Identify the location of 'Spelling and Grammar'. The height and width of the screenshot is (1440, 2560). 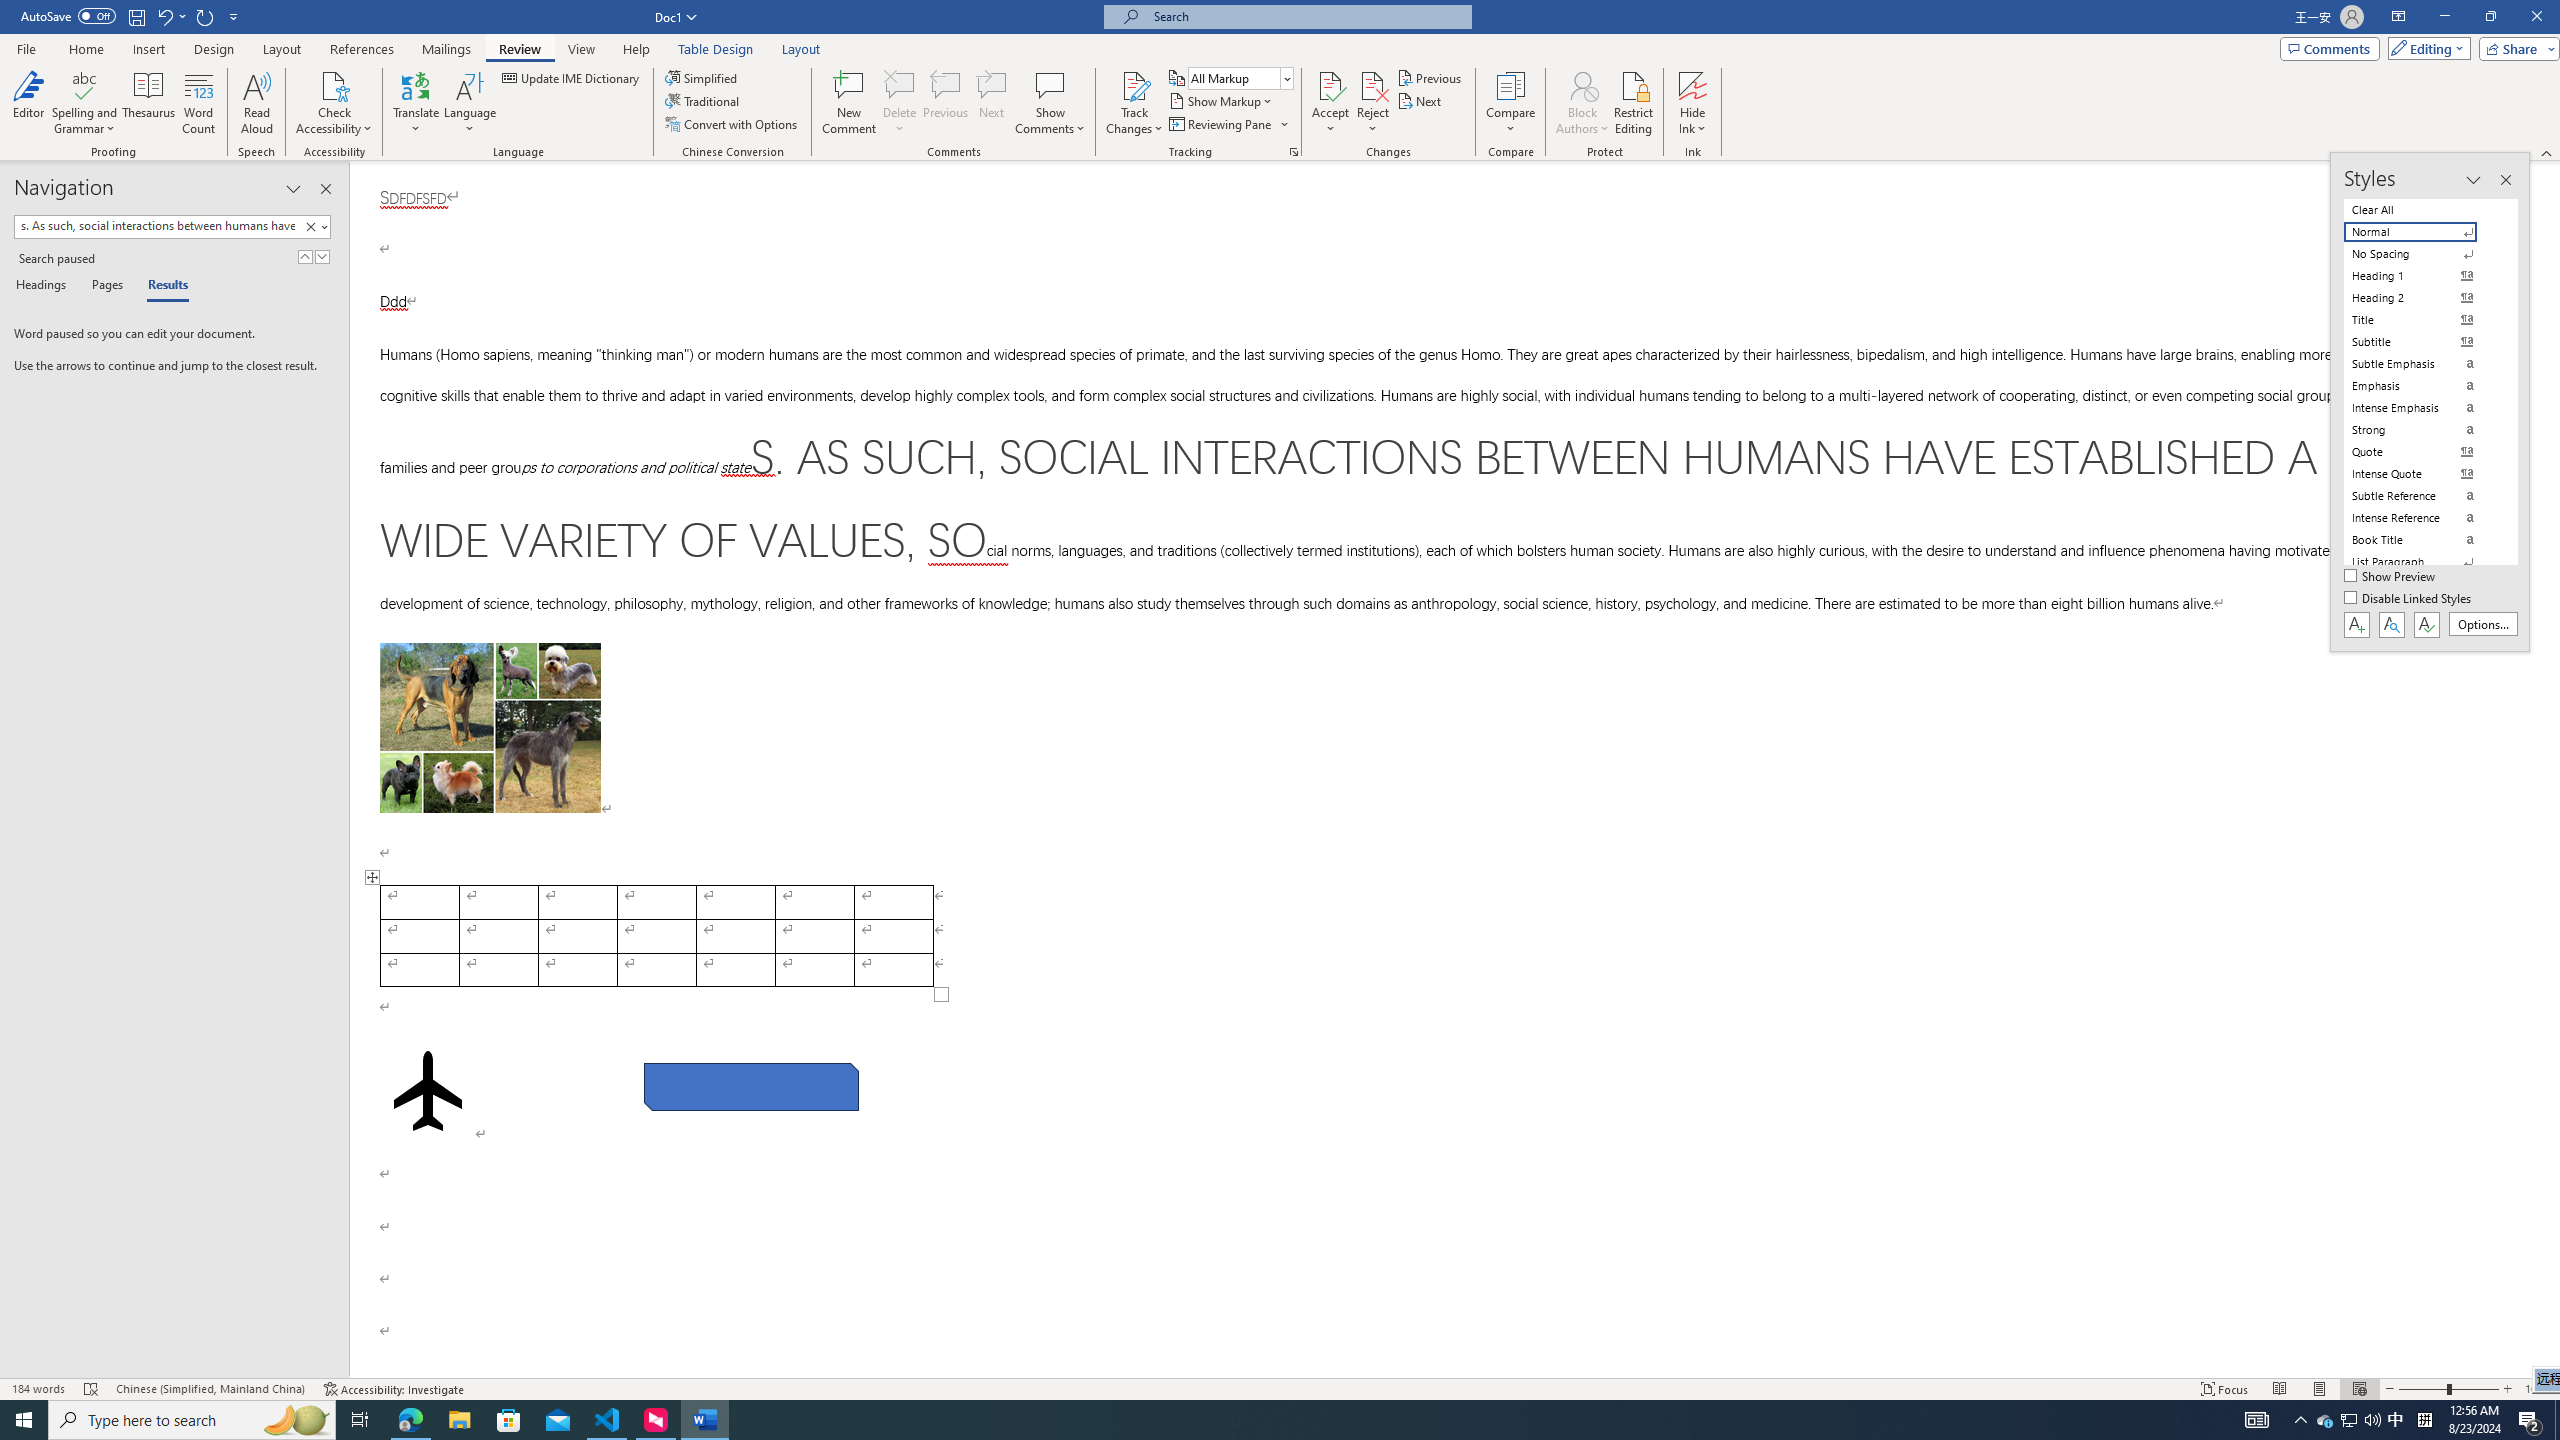
(85, 84).